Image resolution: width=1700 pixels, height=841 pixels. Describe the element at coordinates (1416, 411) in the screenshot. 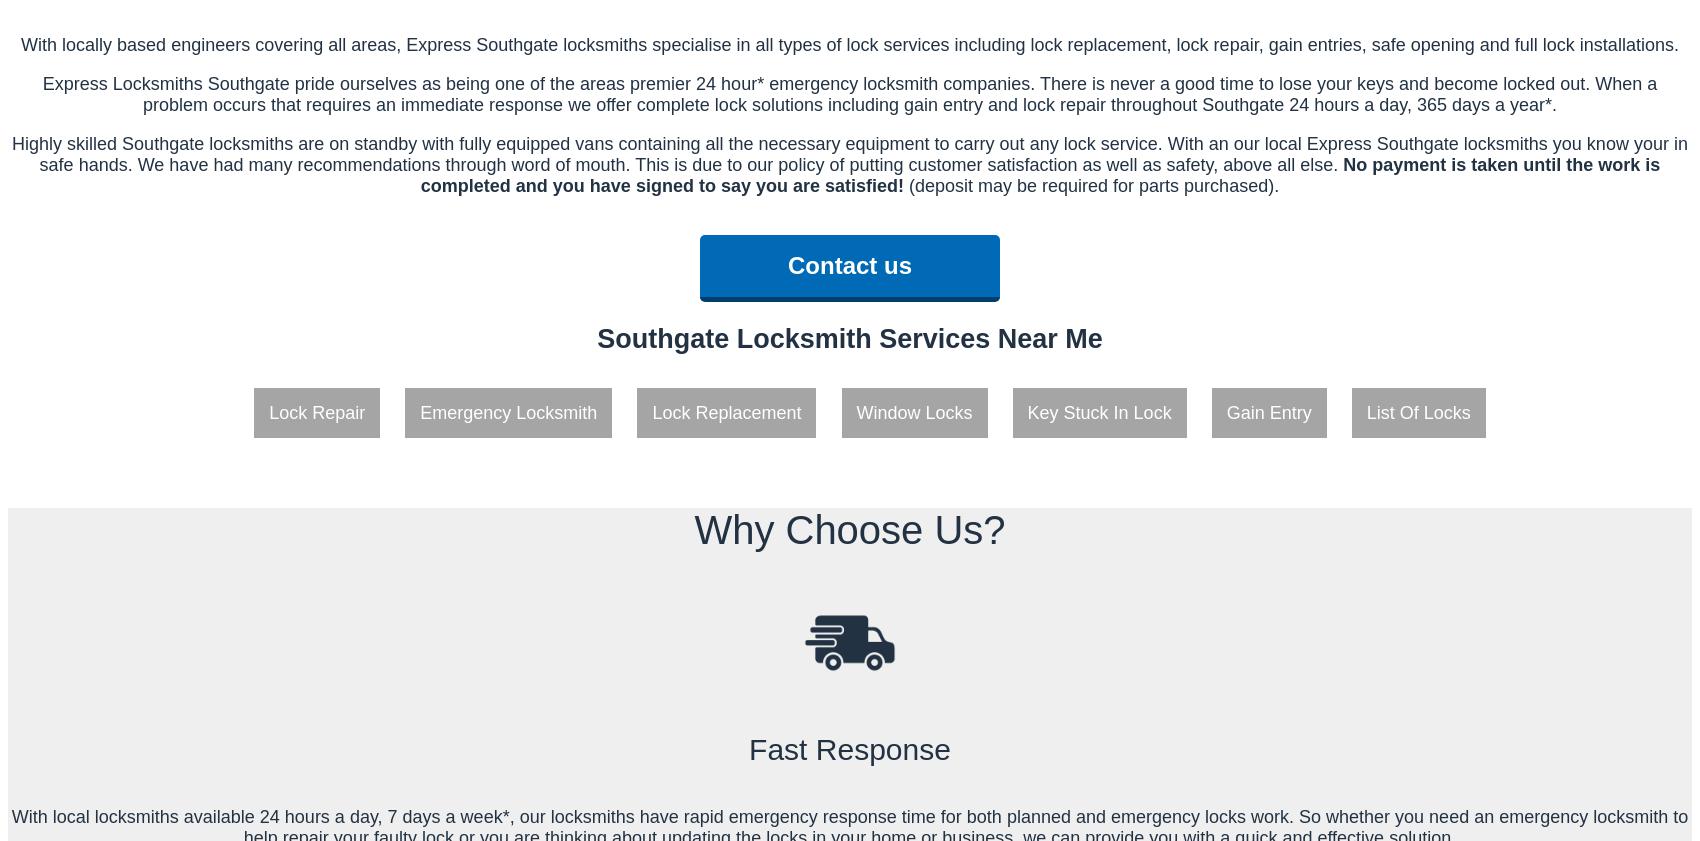

I see `'List Of Locks'` at that location.